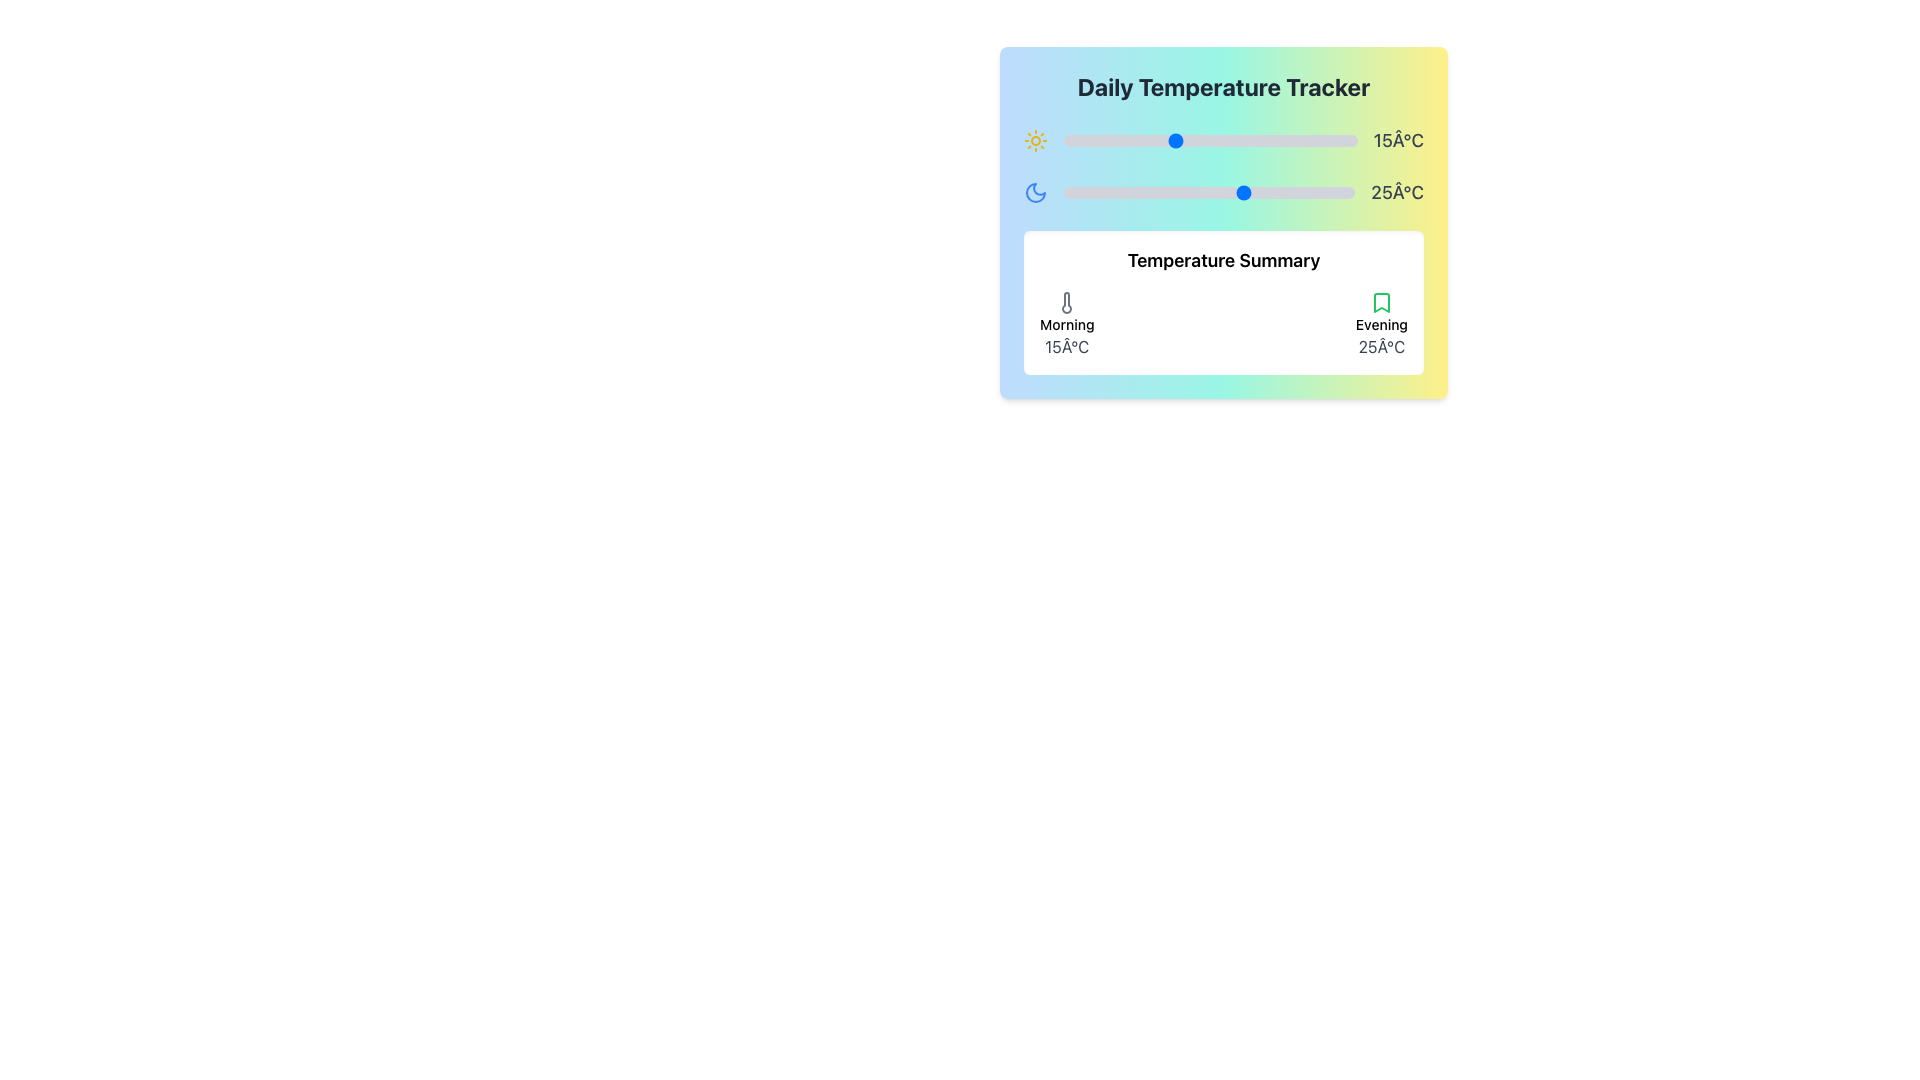 The height and width of the screenshot is (1080, 1920). What do you see at coordinates (1066, 323) in the screenshot?
I see `the 'Morning' text label in the 'Temperature Summary' section, which is styled with a medium-sized font in black and positioned below the thermometer icon` at bounding box center [1066, 323].